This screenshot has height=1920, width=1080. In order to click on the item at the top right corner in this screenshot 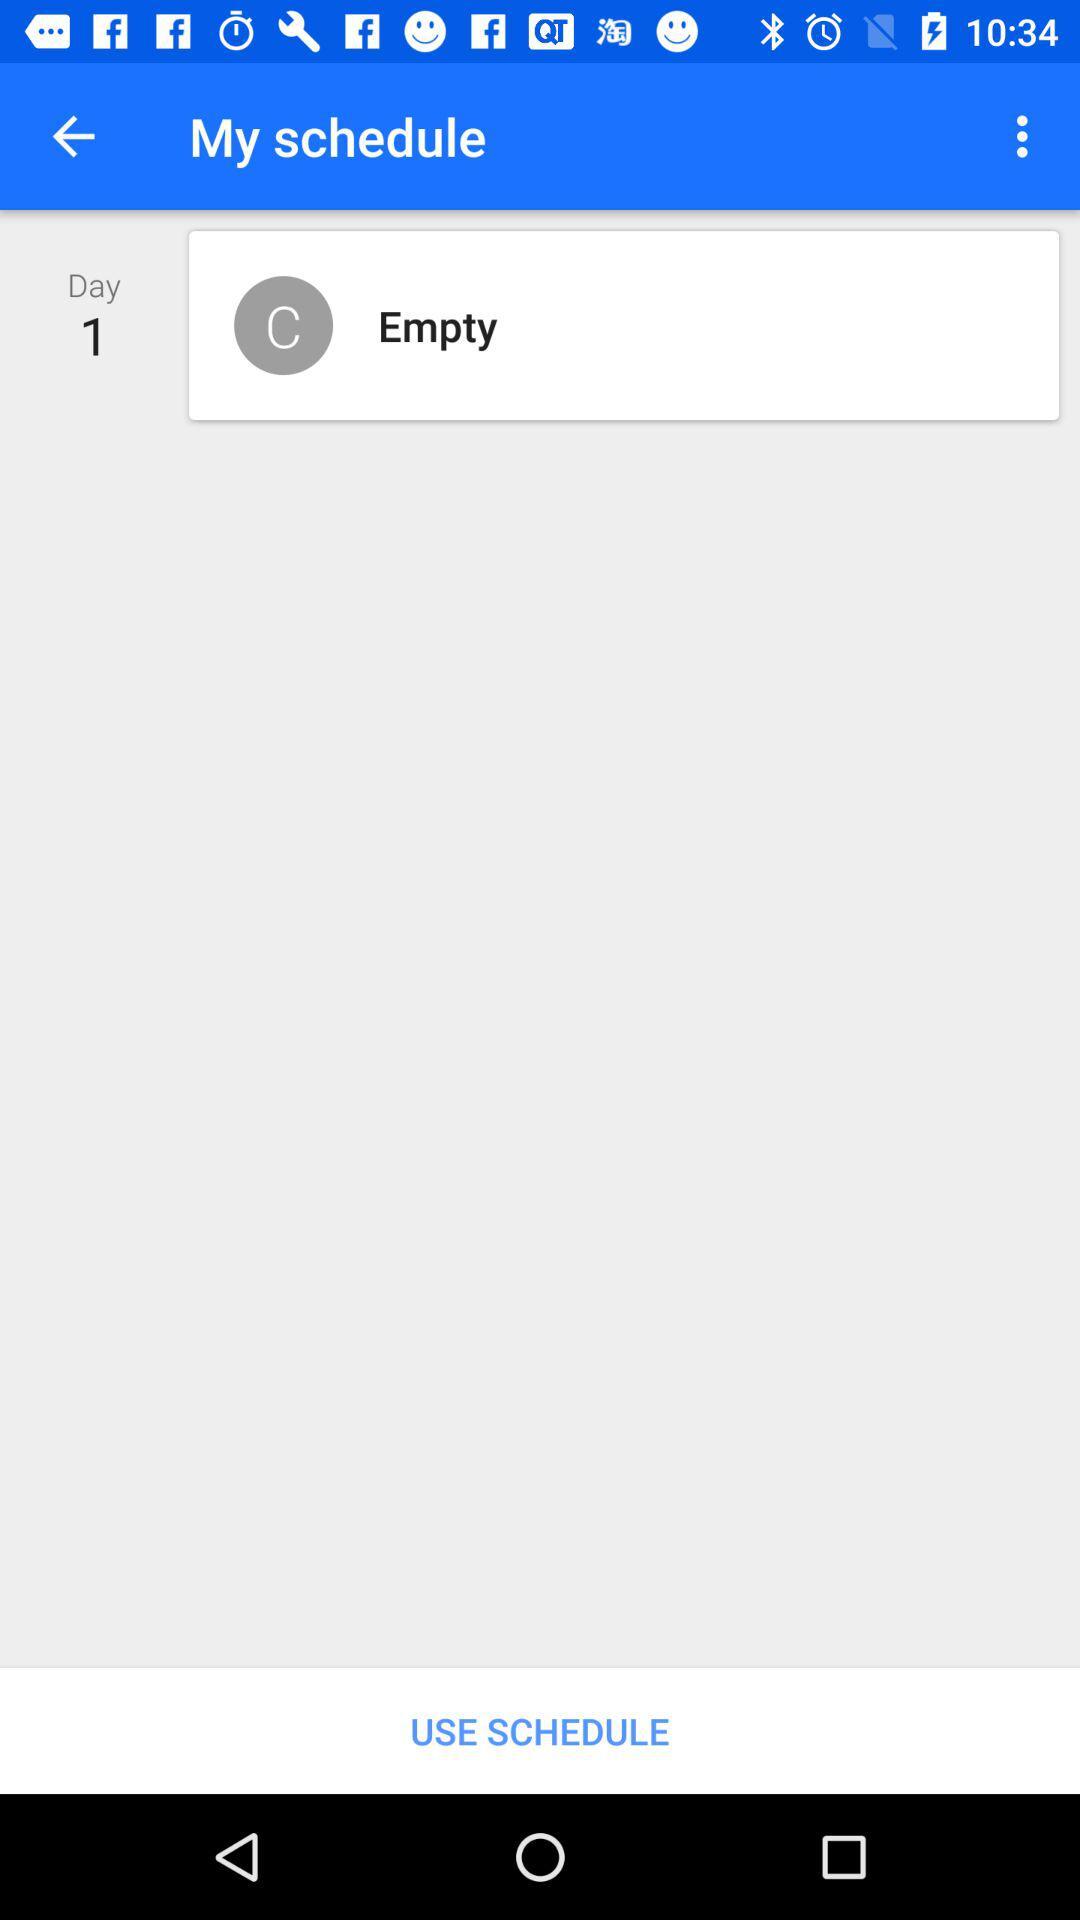, I will do `click(1027, 135)`.